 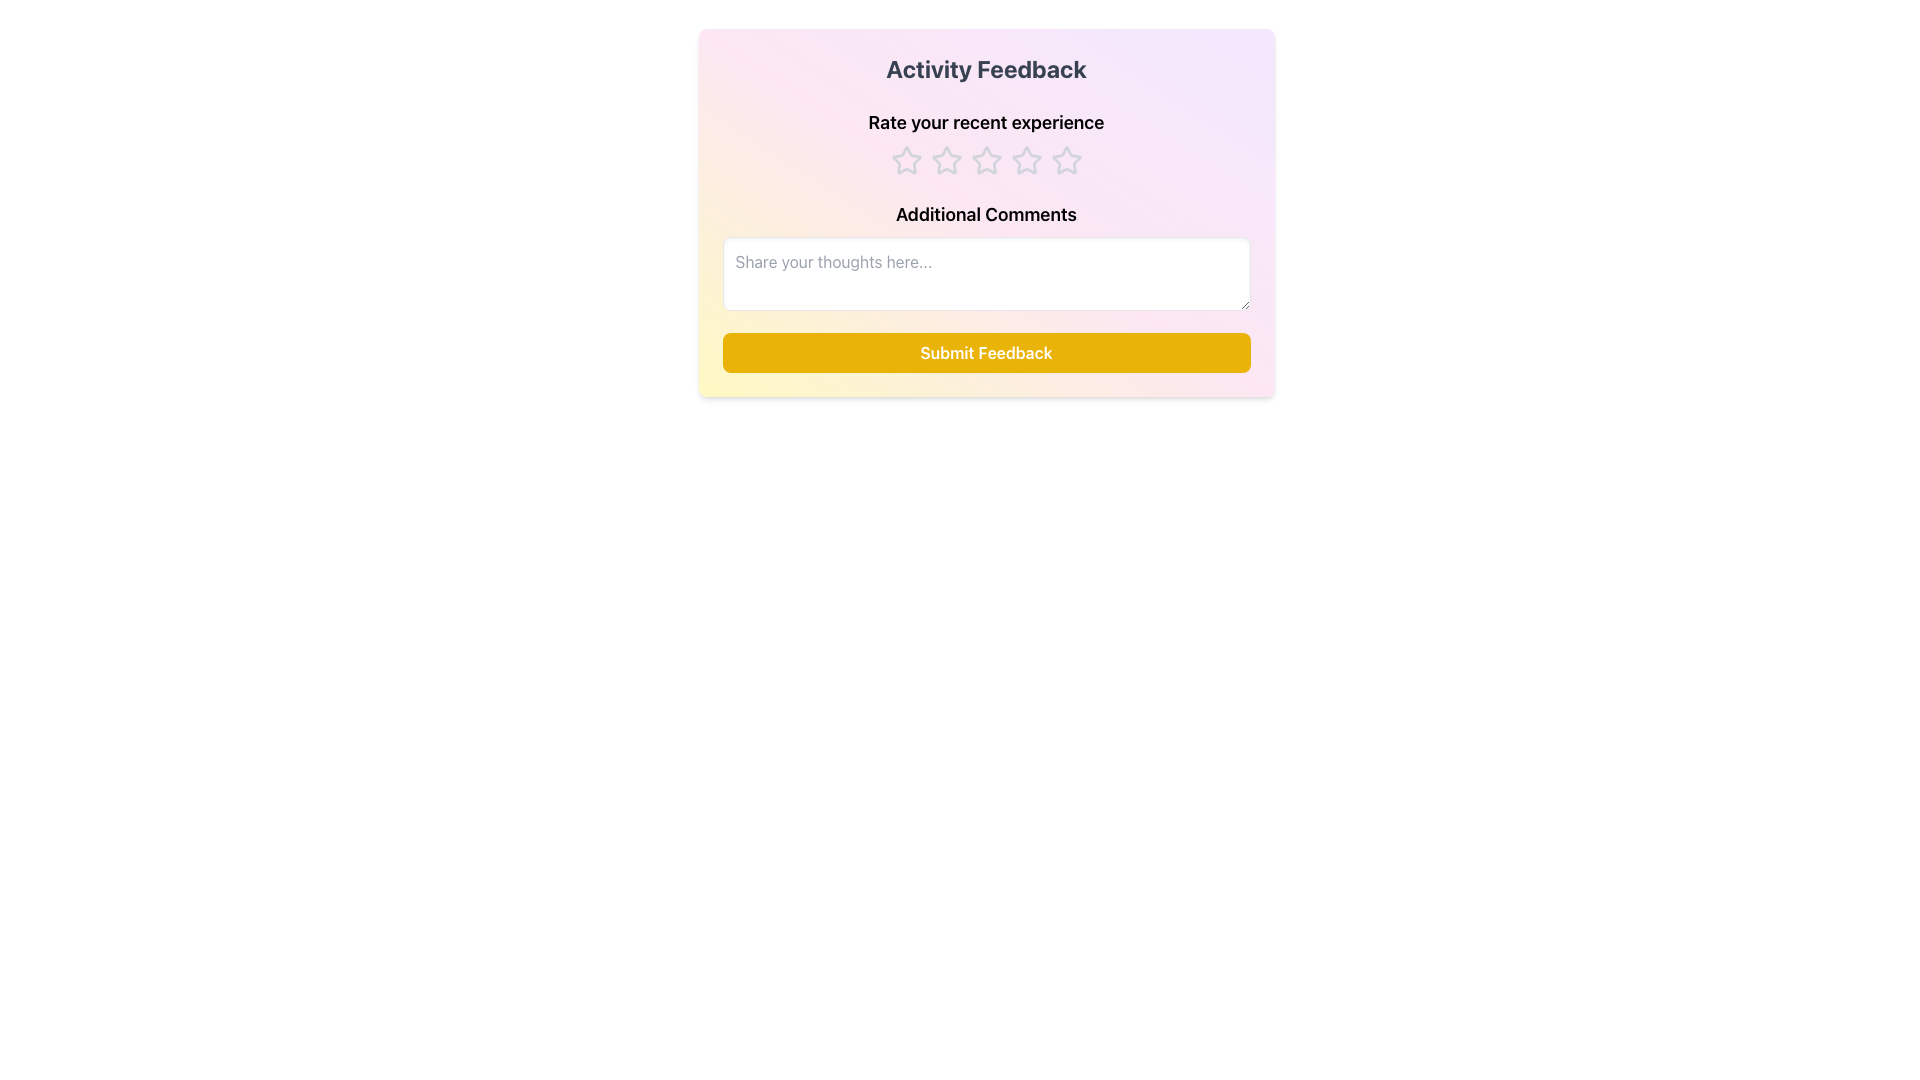 What do you see at coordinates (986, 352) in the screenshot?
I see `the submission button located at the bottom of the feedback form` at bounding box center [986, 352].